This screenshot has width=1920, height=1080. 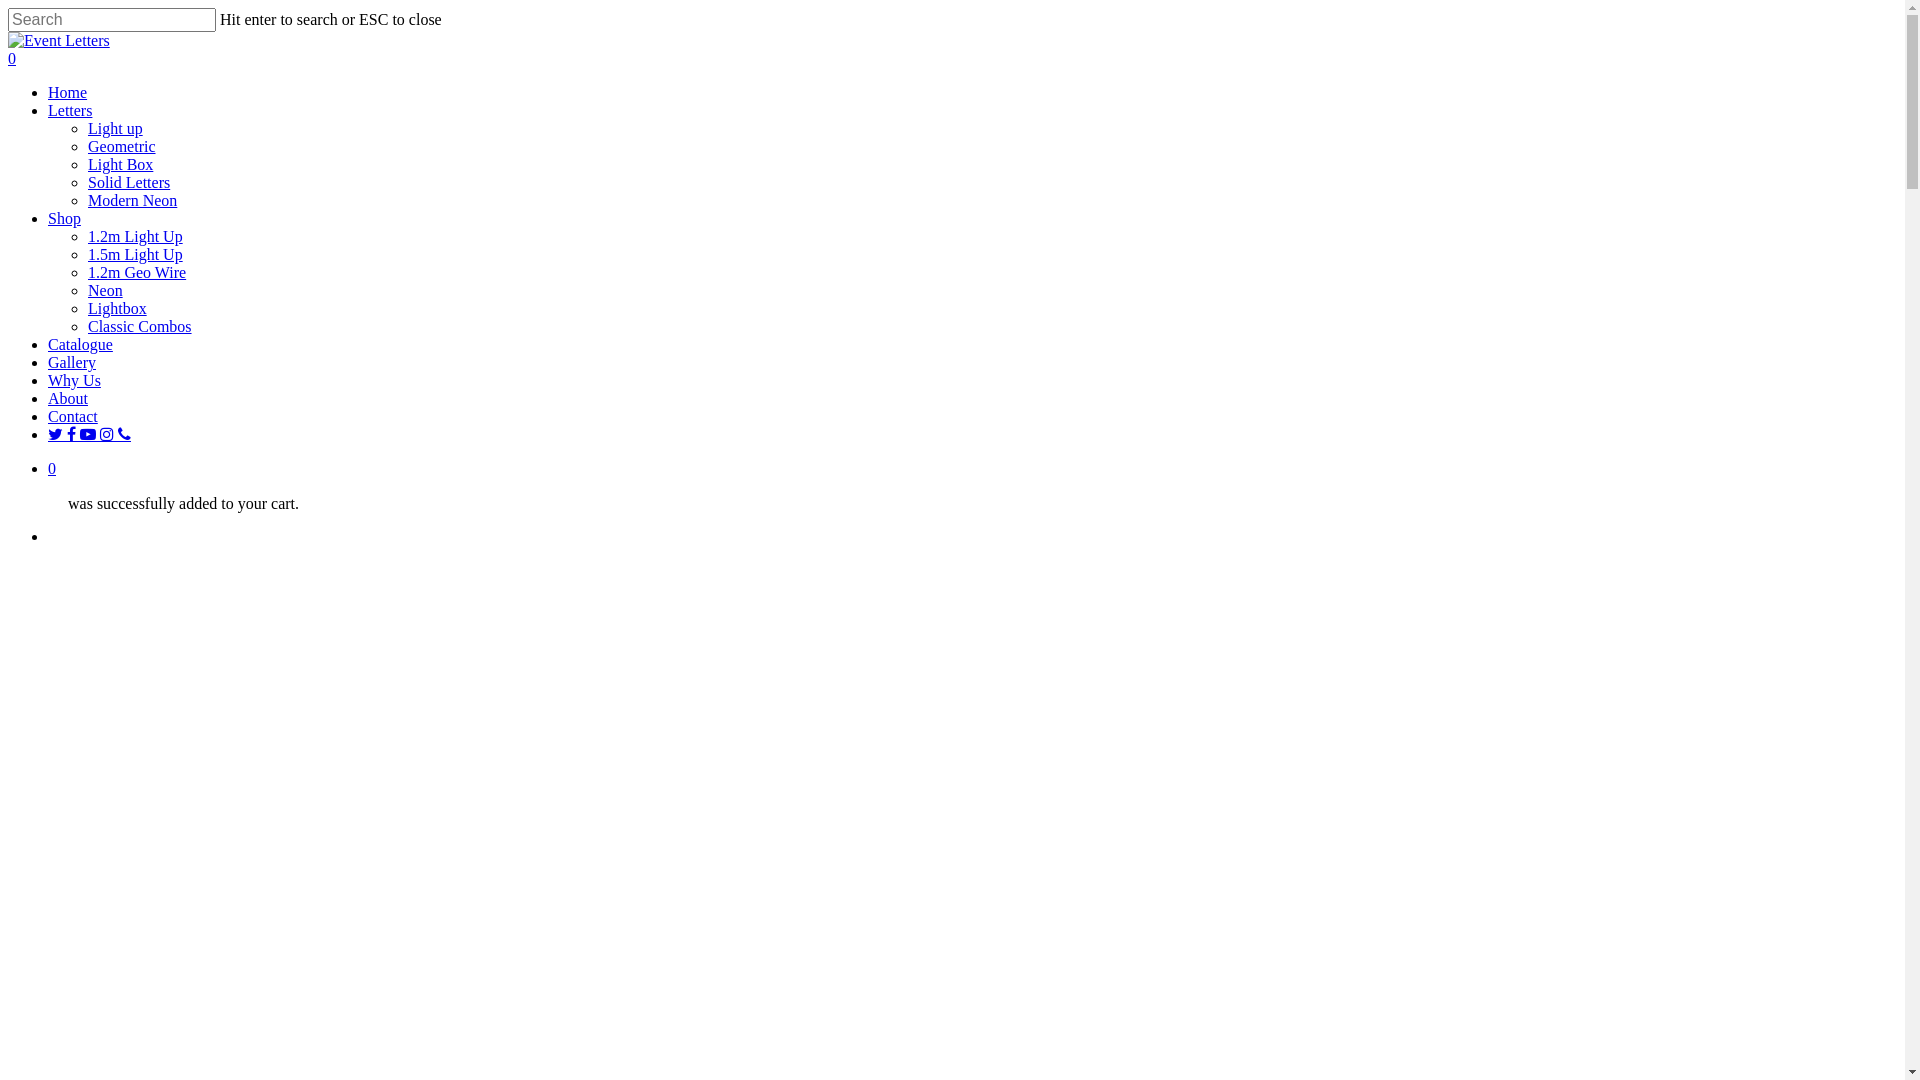 What do you see at coordinates (72, 415) in the screenshot?
I see `'Contact'` at bounding box center [72, 415].